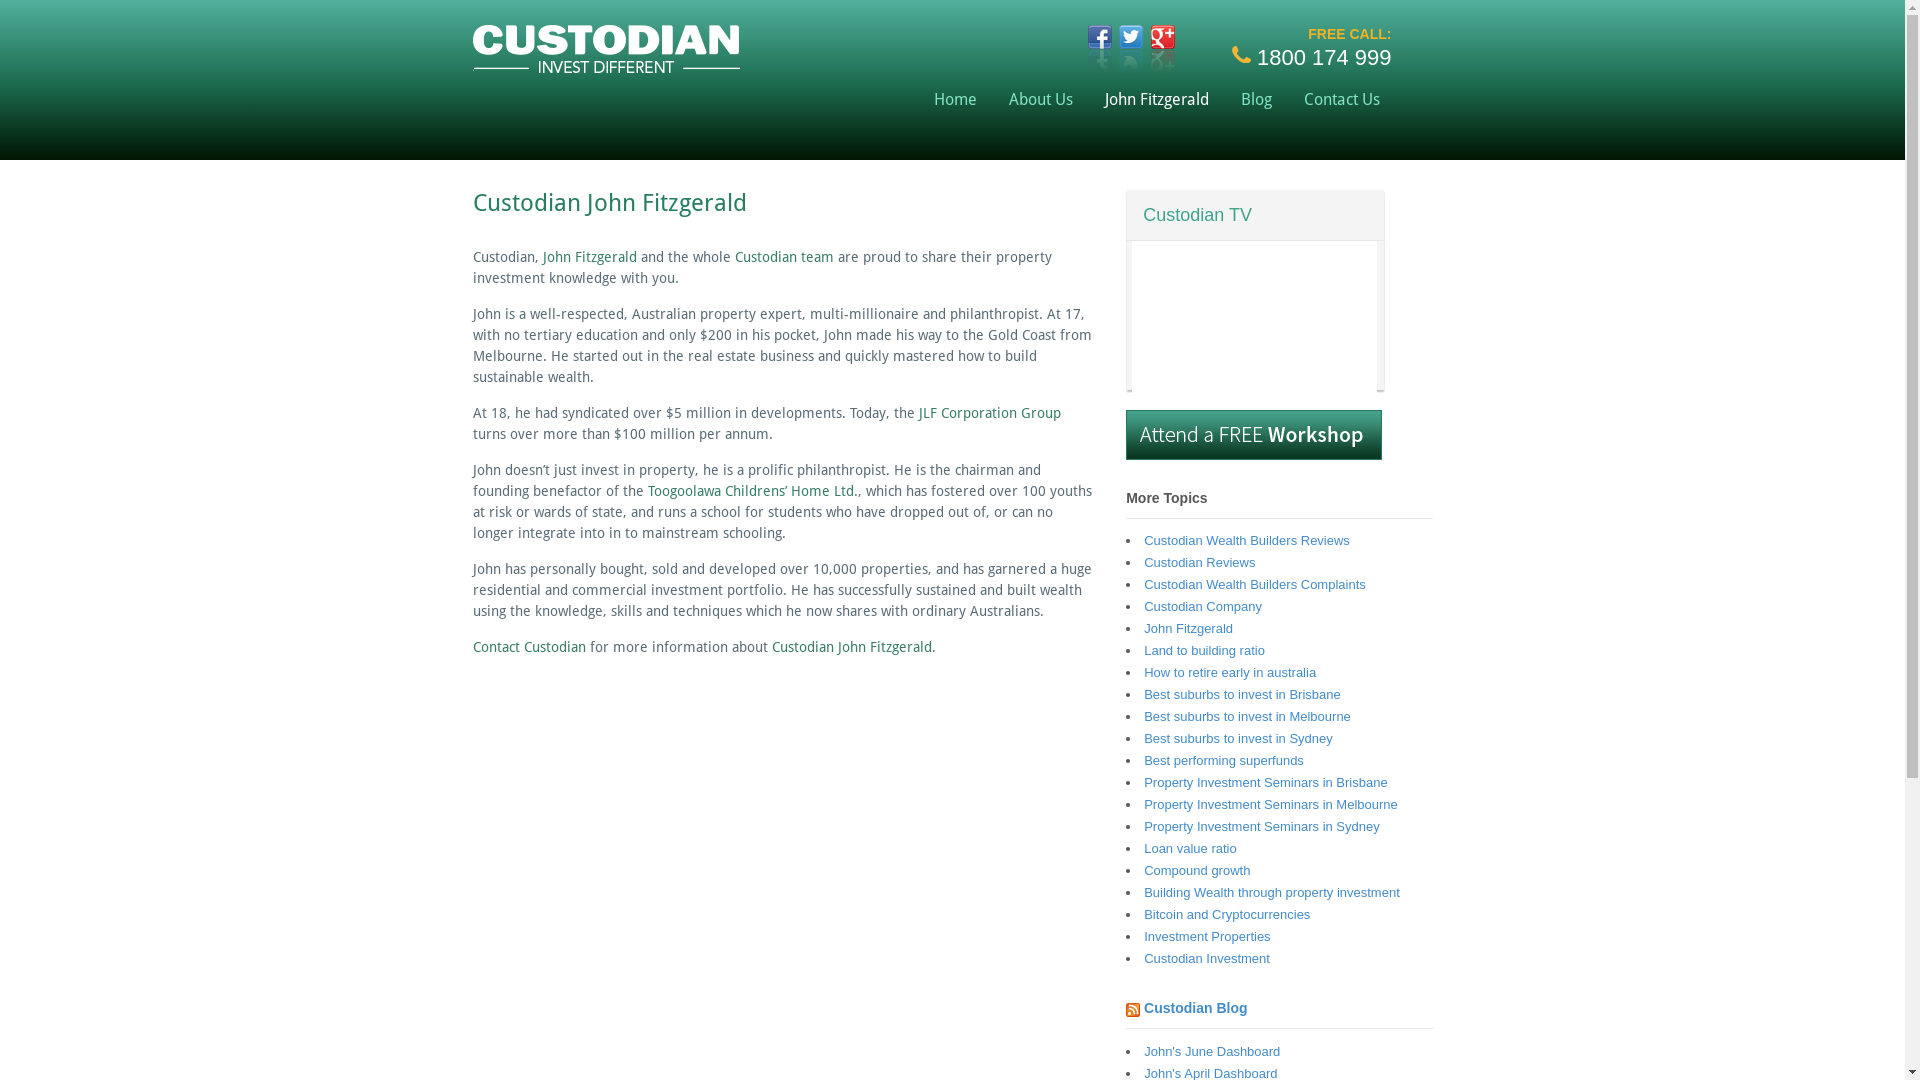 The width and height of the screenshot is (1920, 1080). What do you see at coordinates (782, 256) in the screenshot?
I see `'Custodian team'` at bounding box center [782, 256].